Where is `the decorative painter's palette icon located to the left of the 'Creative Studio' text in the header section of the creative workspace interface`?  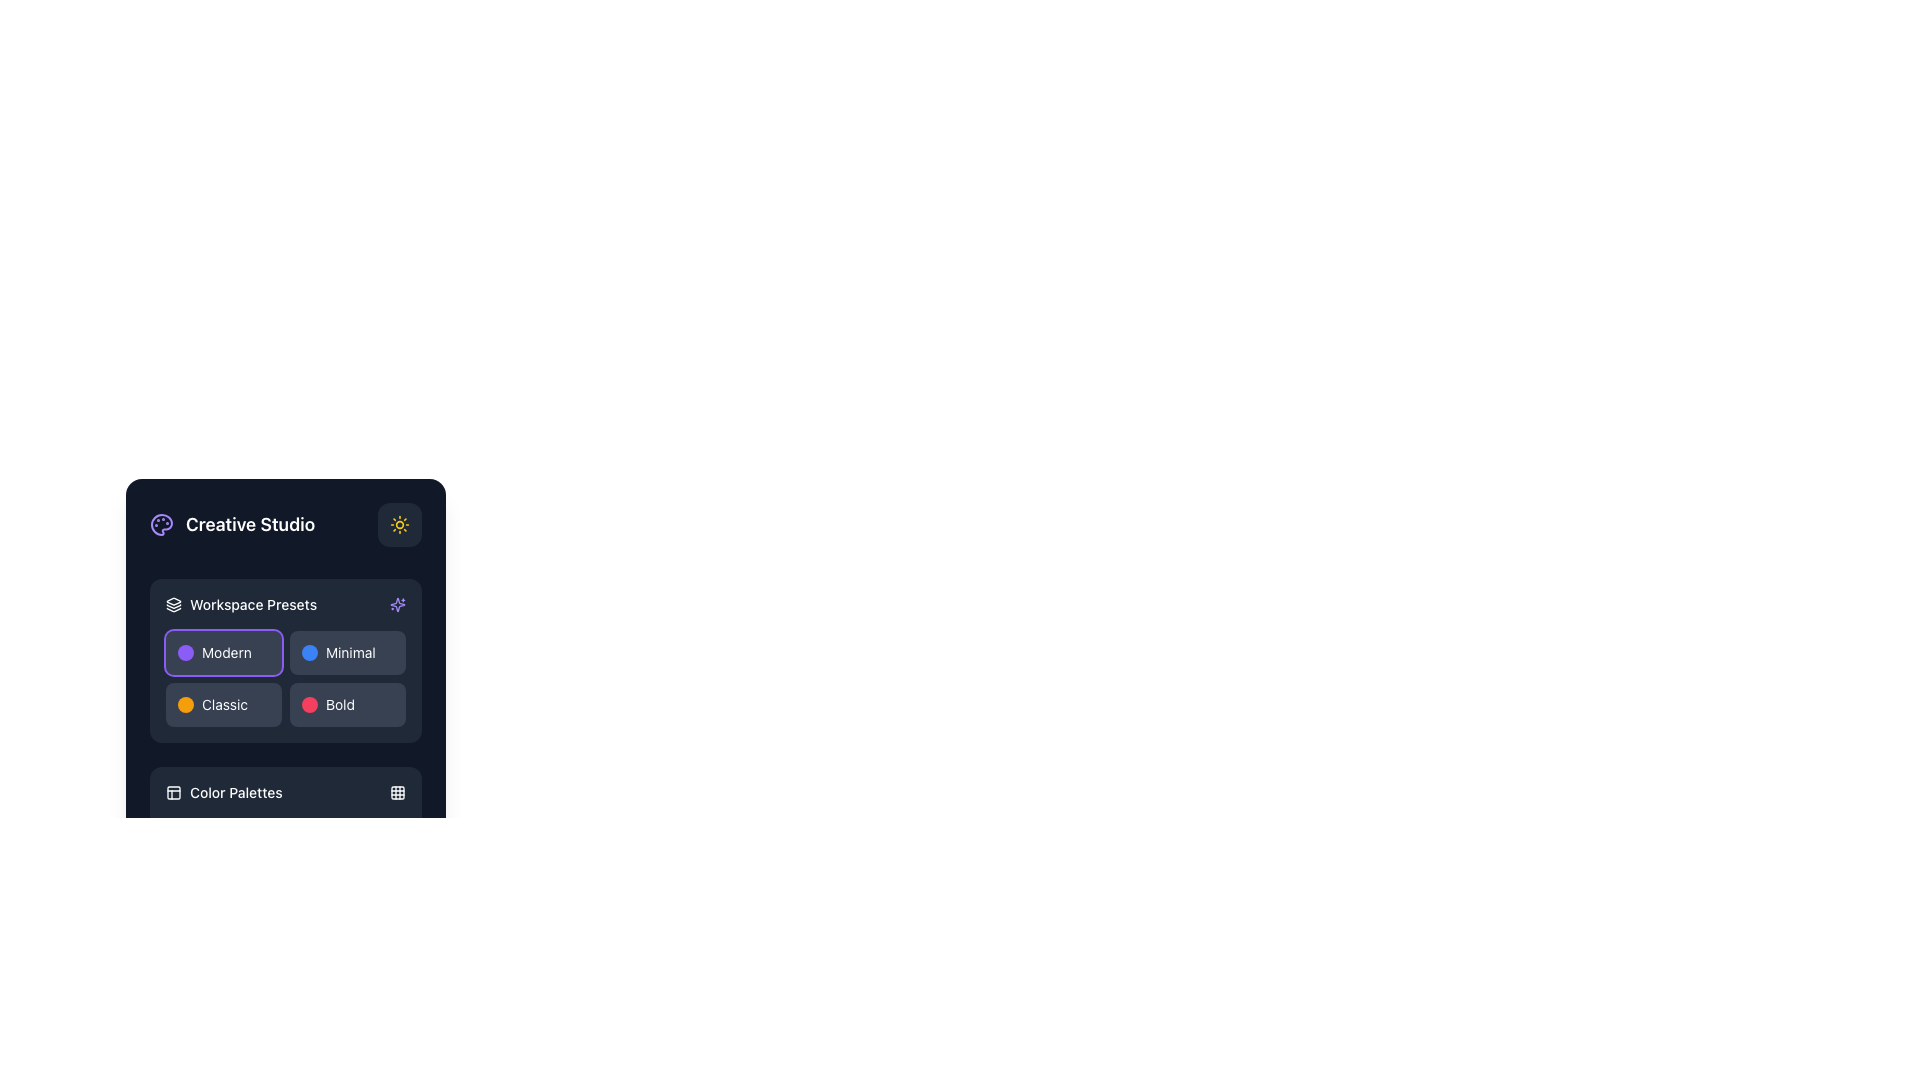 the decorative painter's palette icon located to the left of the 'Creative Studio' text in the header section of the creative workspace interface is located at coordinates (162, 523).